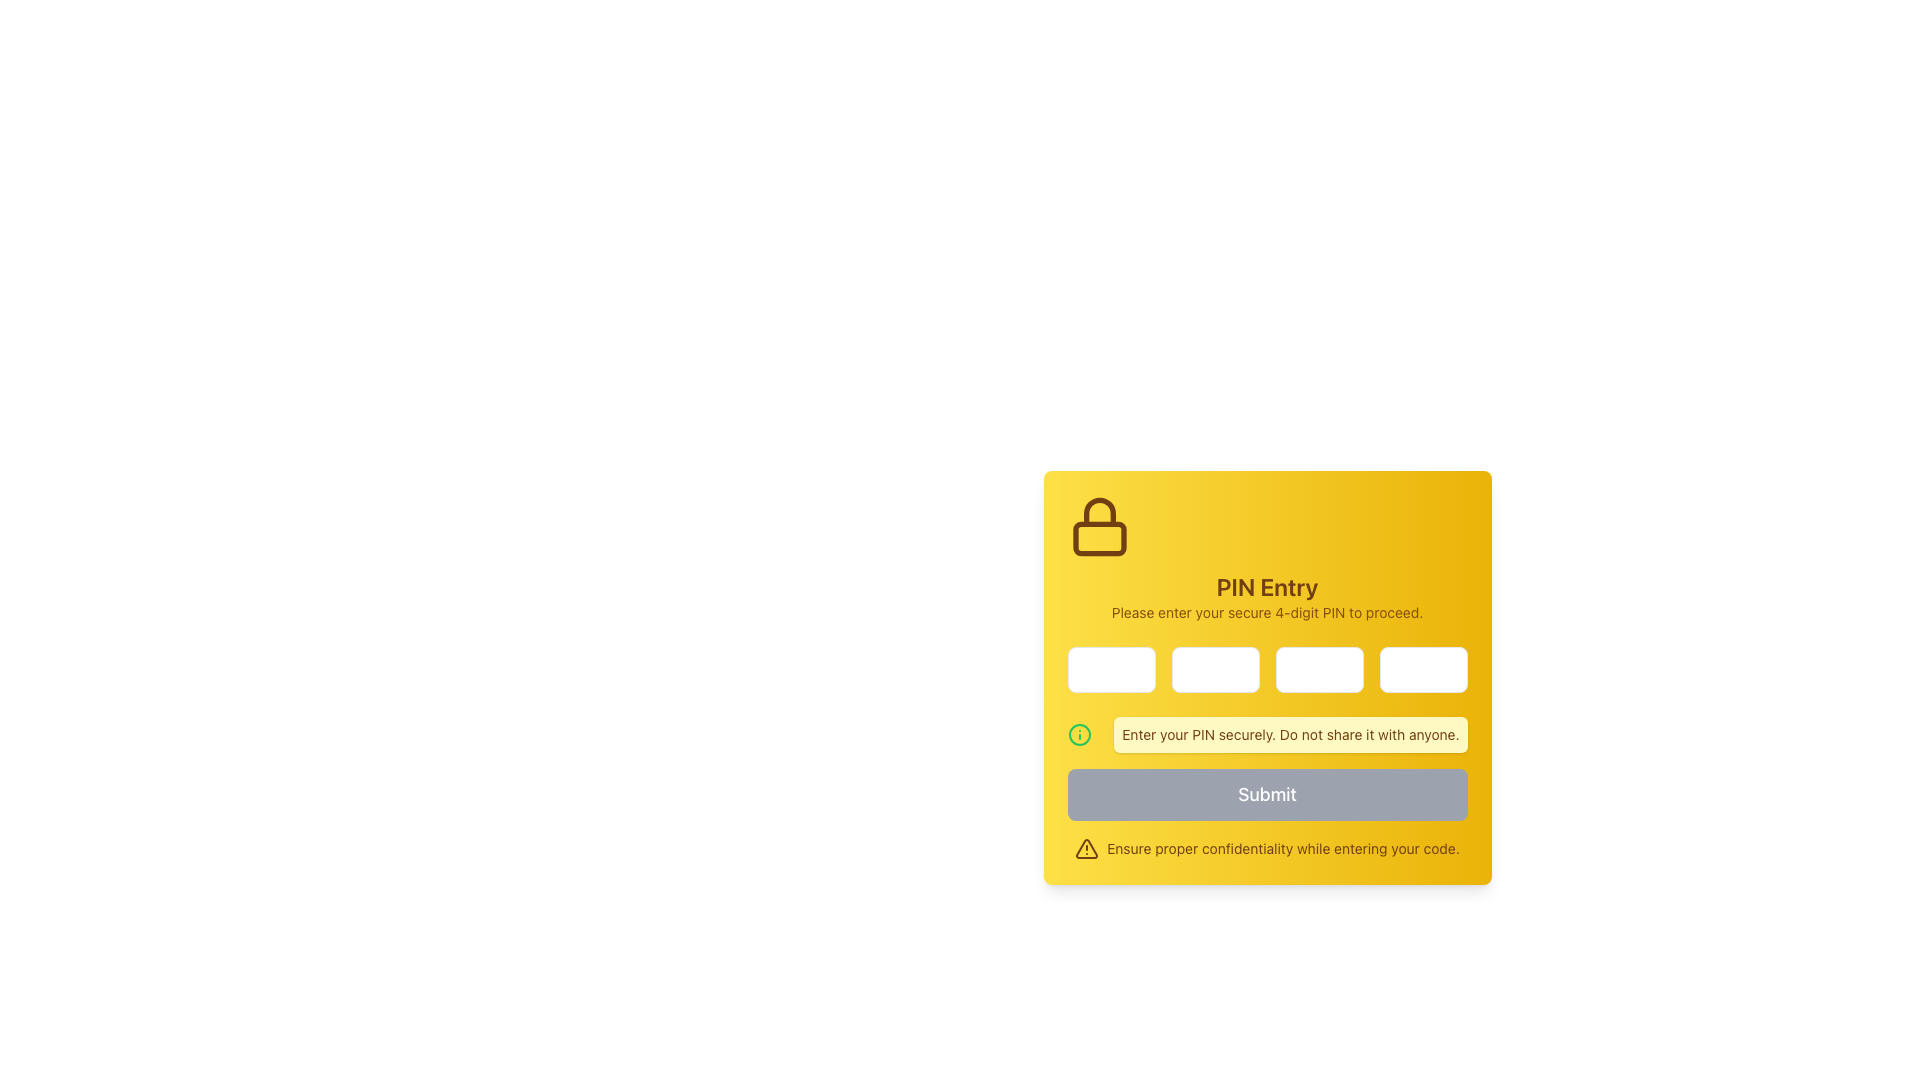 Image resolution: width=1920 pixels, height=1080 pixels. What do you see at coordinates (1078, 735) in the screenshot?
I see `the Circle SVG graphic element, which serves as a decorative or informational graphic within the 24x24 pixel icon near the 'Enter your PIN securely' text input` at bounding box center [1078, 735].